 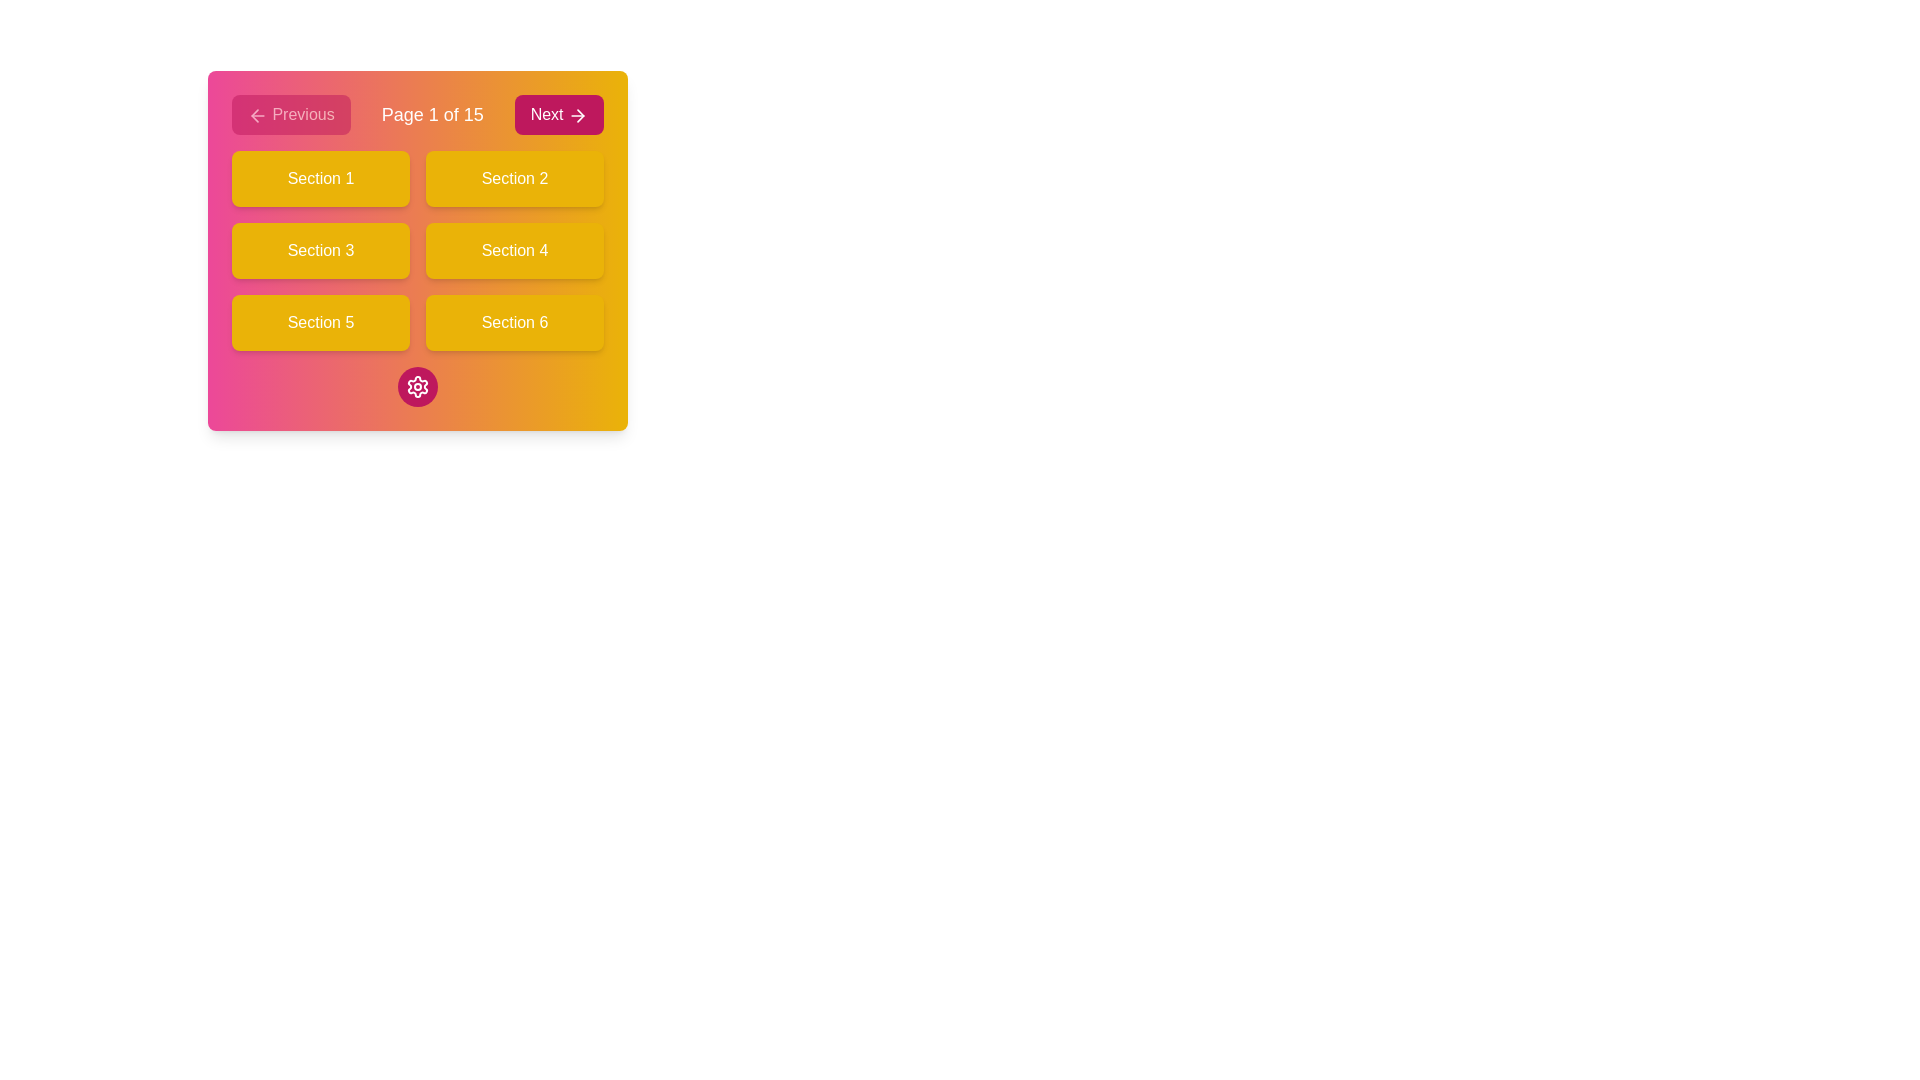 What do you see at coordinates (257, 115) in the screenshot?
I see `the left arrow icon within the 'Previous' button that has a pink background and rounded corners` at bounding box center [257, 115].